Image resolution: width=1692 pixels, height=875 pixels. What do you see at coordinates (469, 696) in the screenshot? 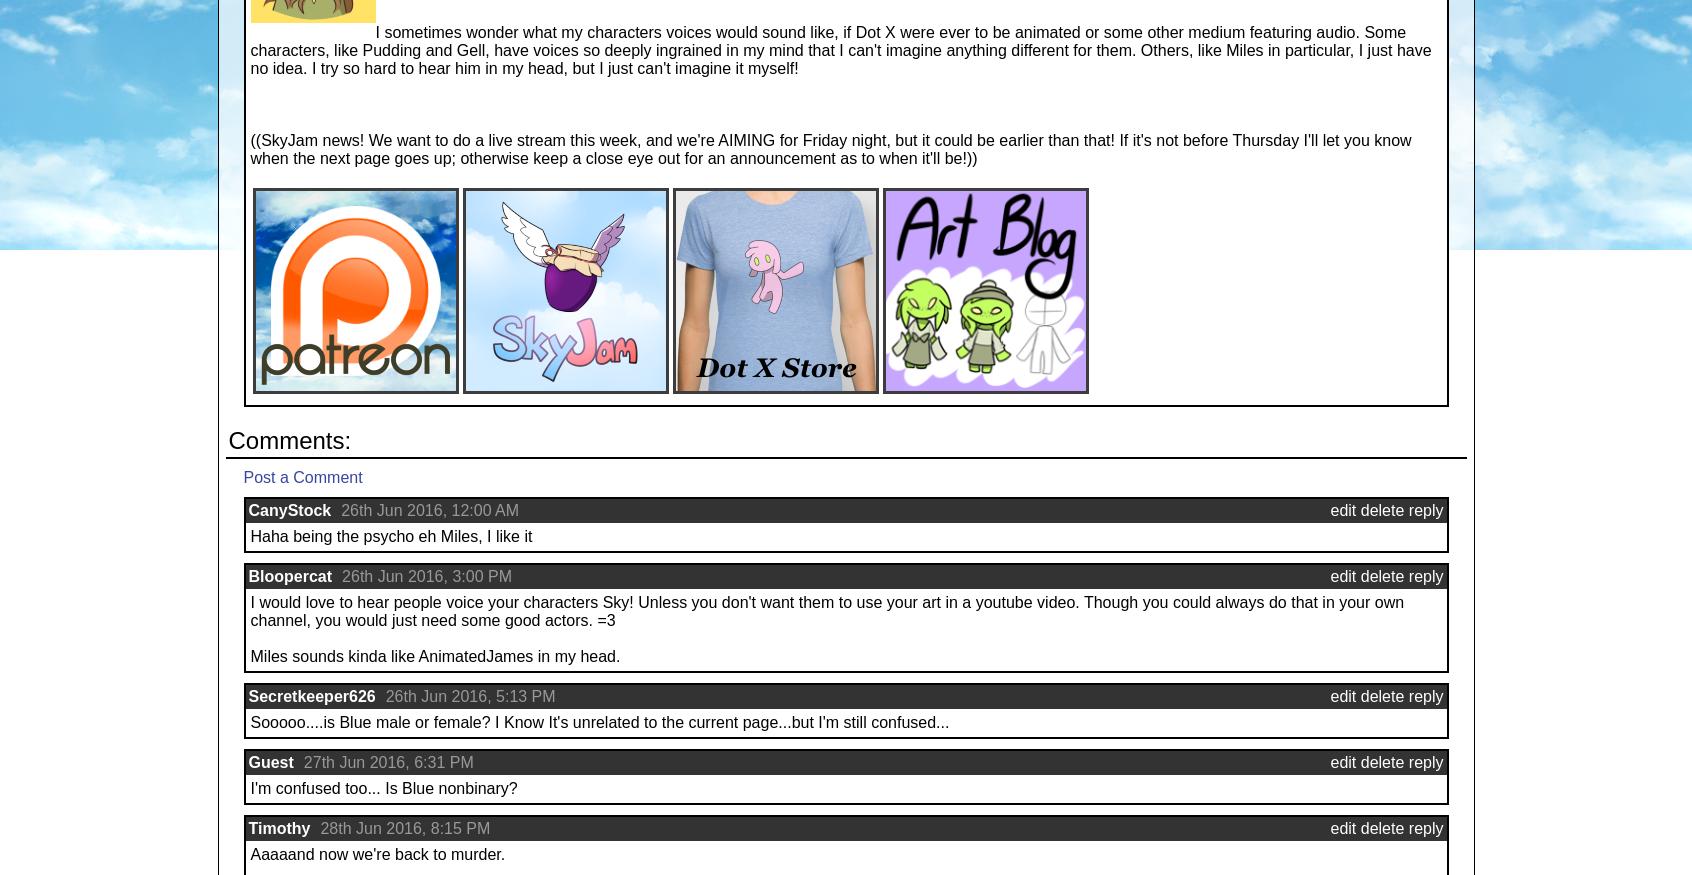
I see `'26th Jun 2016, 5:13 PM'` at bounding box center [469, 696].